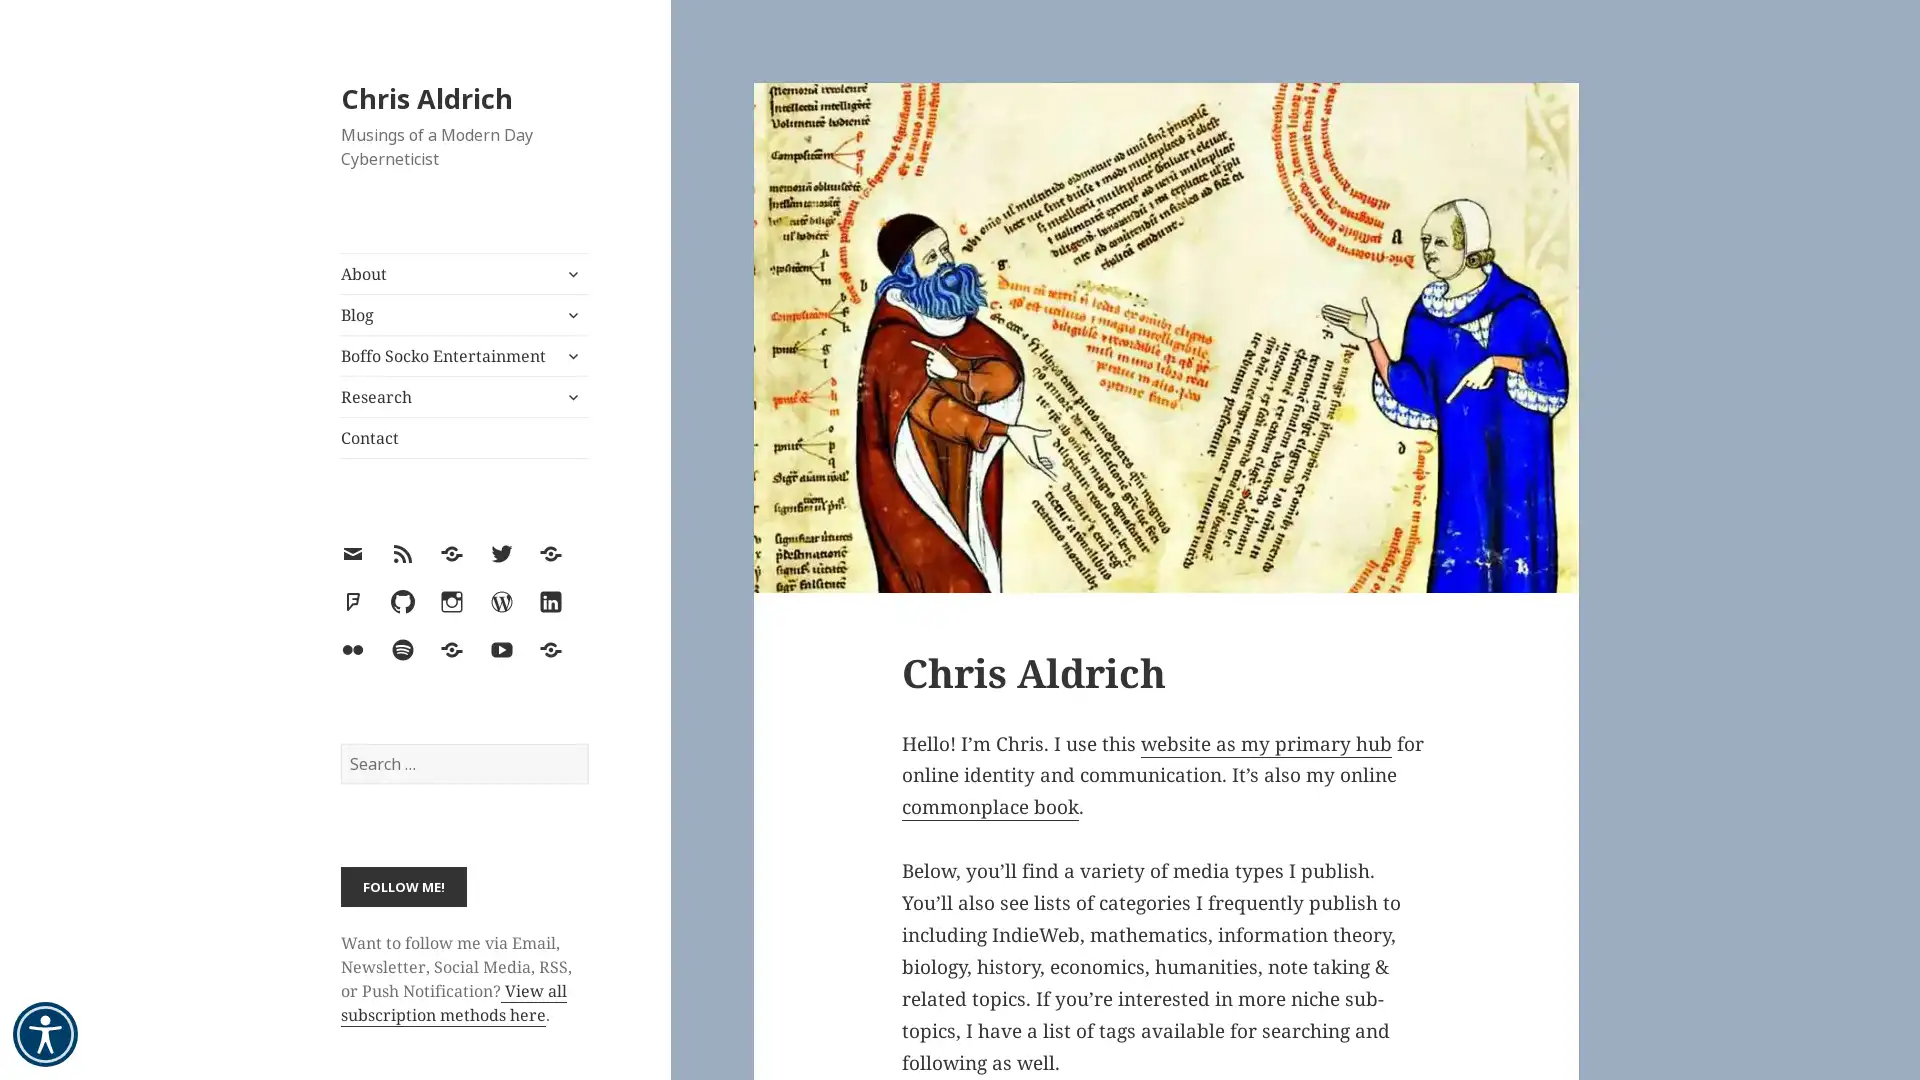 This screenshot has width=1920, height=1080. Describe the element at coordinates (570, 354) in the screenshot. I see `expand child menu` at that location.